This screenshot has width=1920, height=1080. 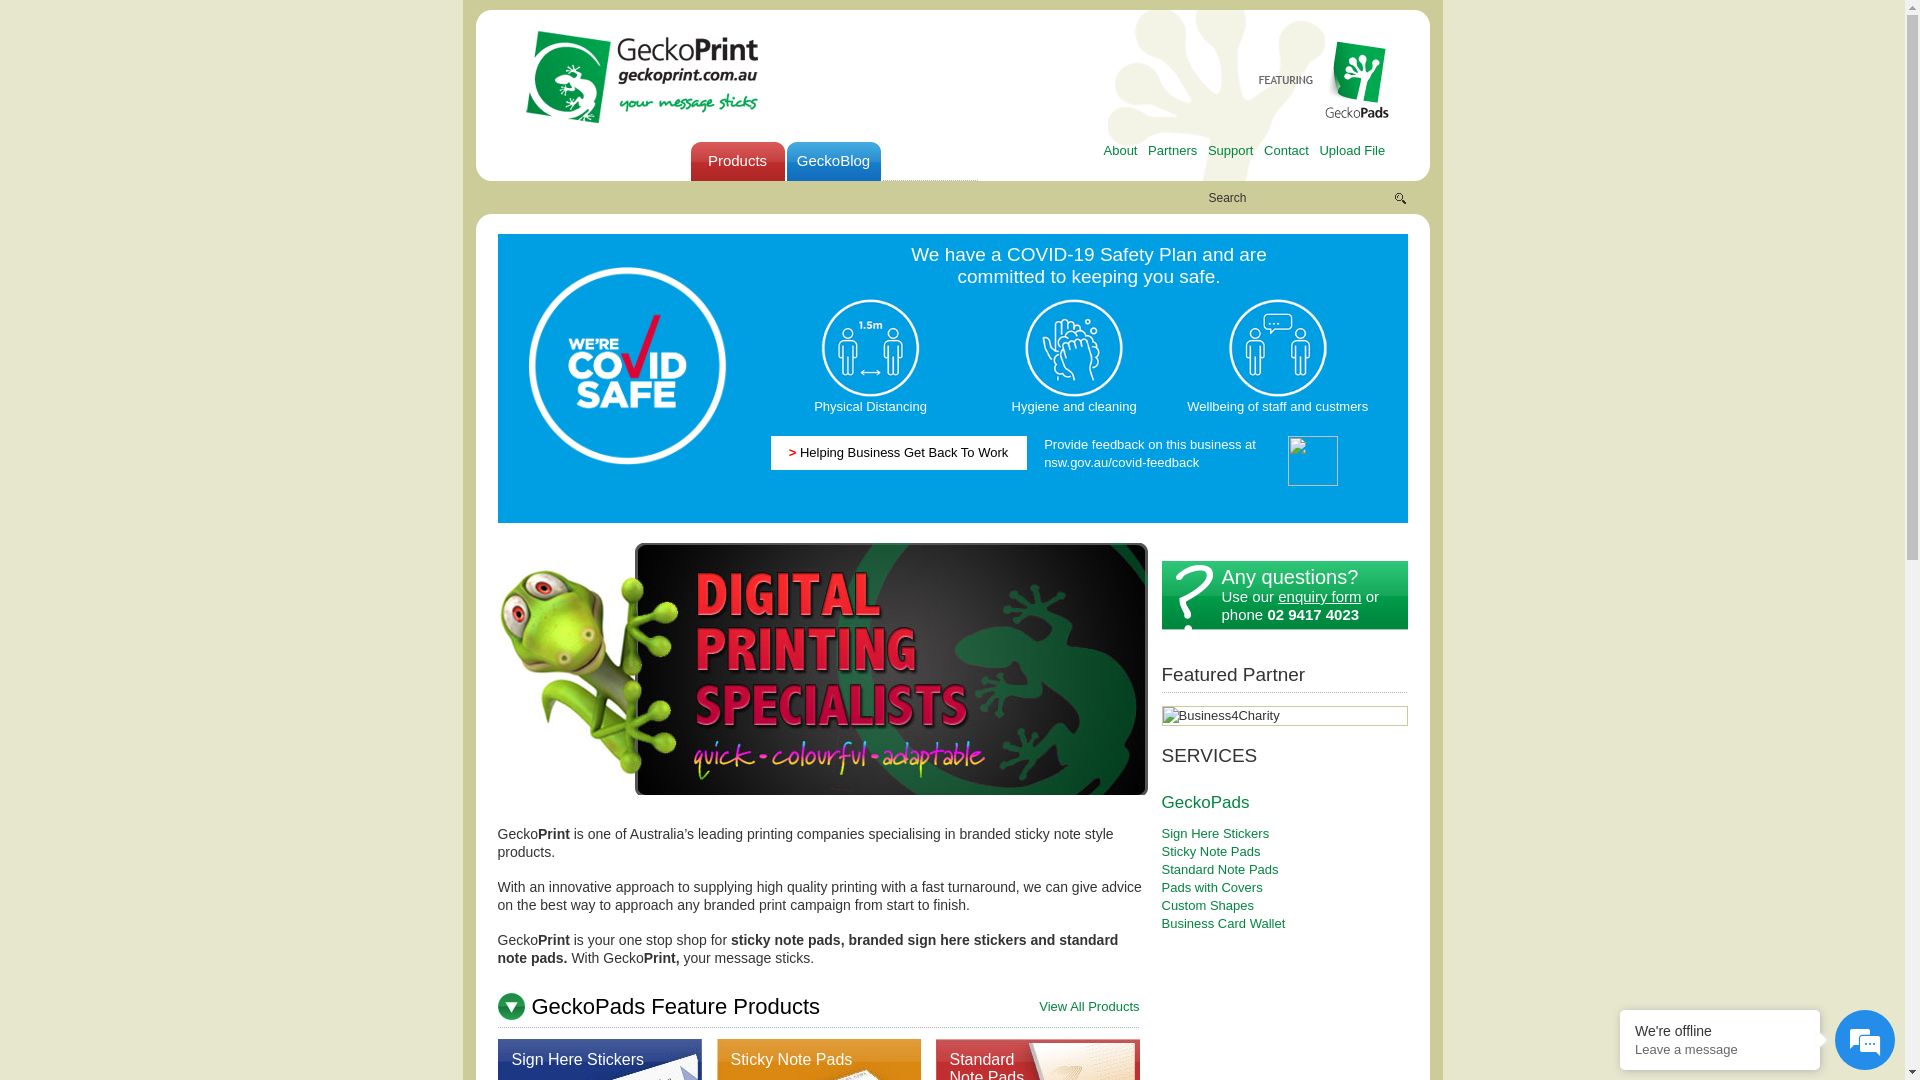 I want to click on 'GeckoBlog', so click(x=833, y=160).